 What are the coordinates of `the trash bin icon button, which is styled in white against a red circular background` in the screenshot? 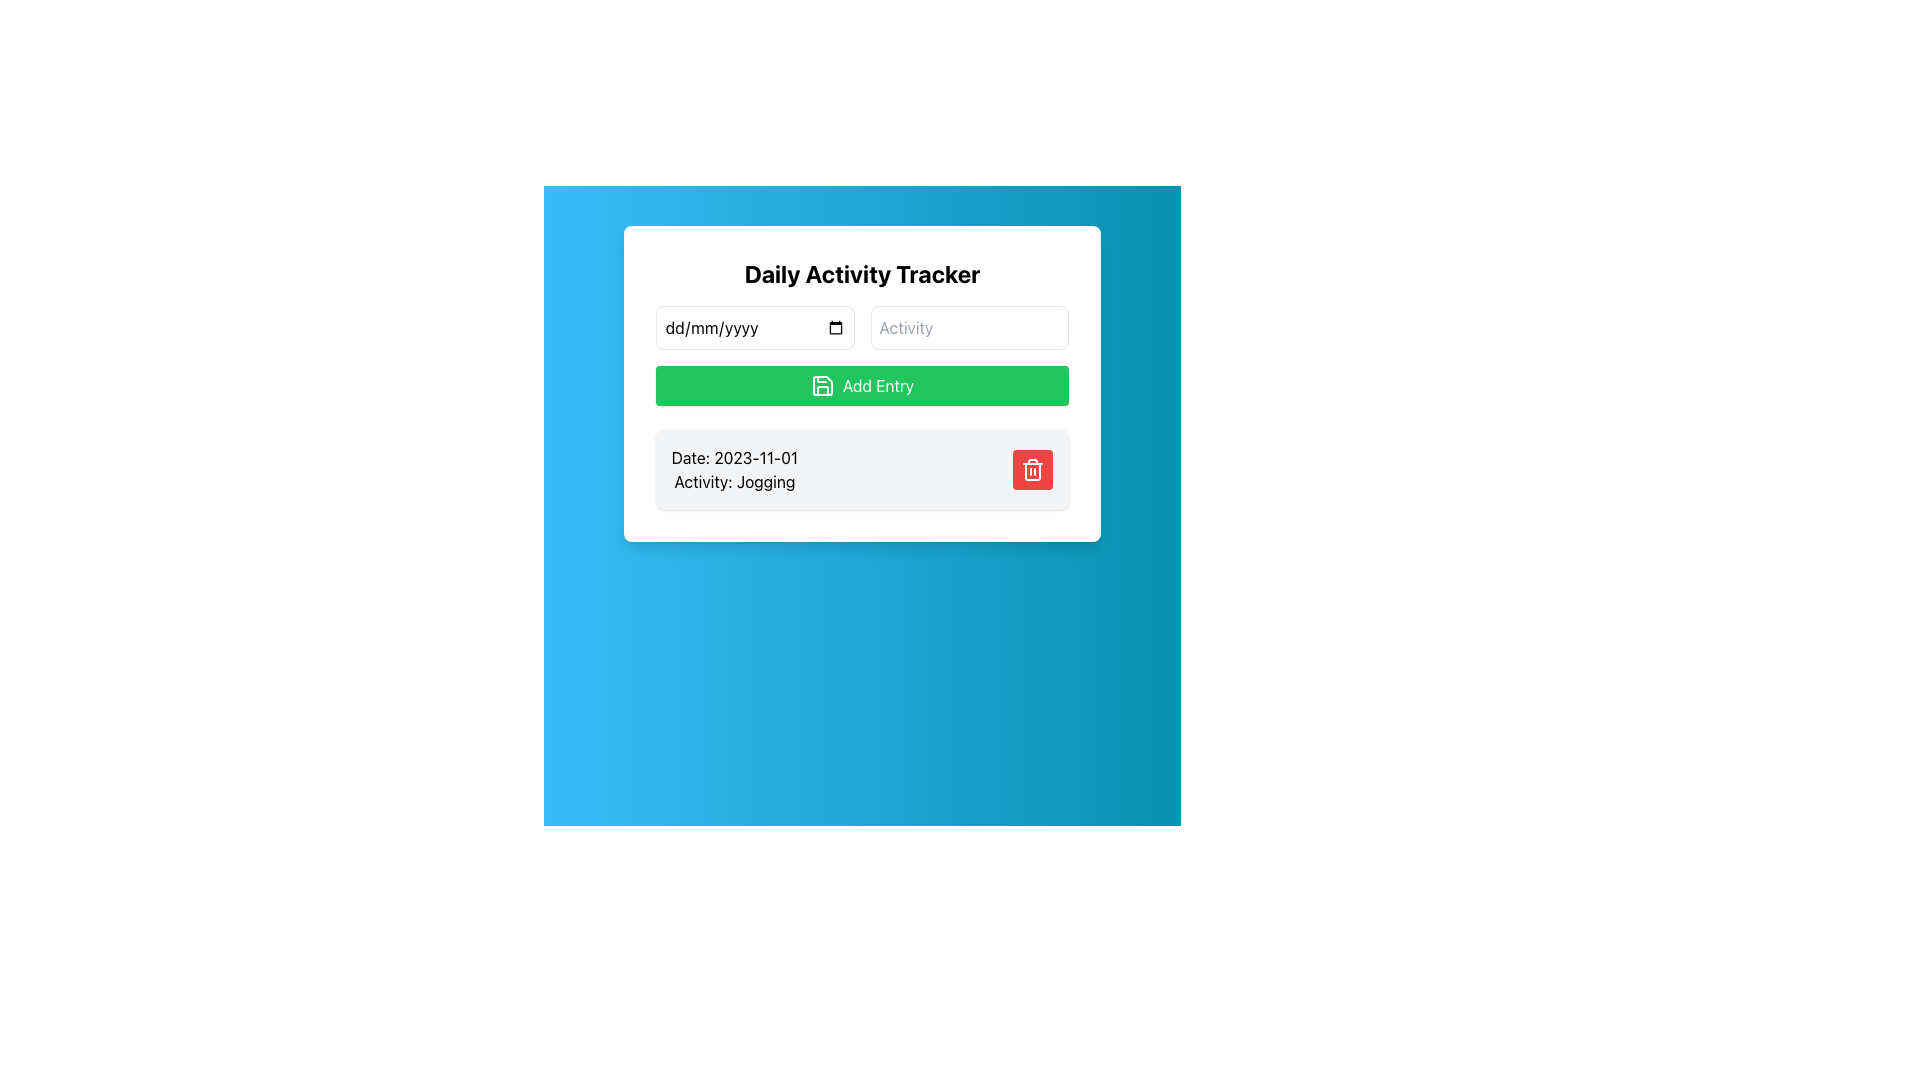 It's located at (1033, 470).